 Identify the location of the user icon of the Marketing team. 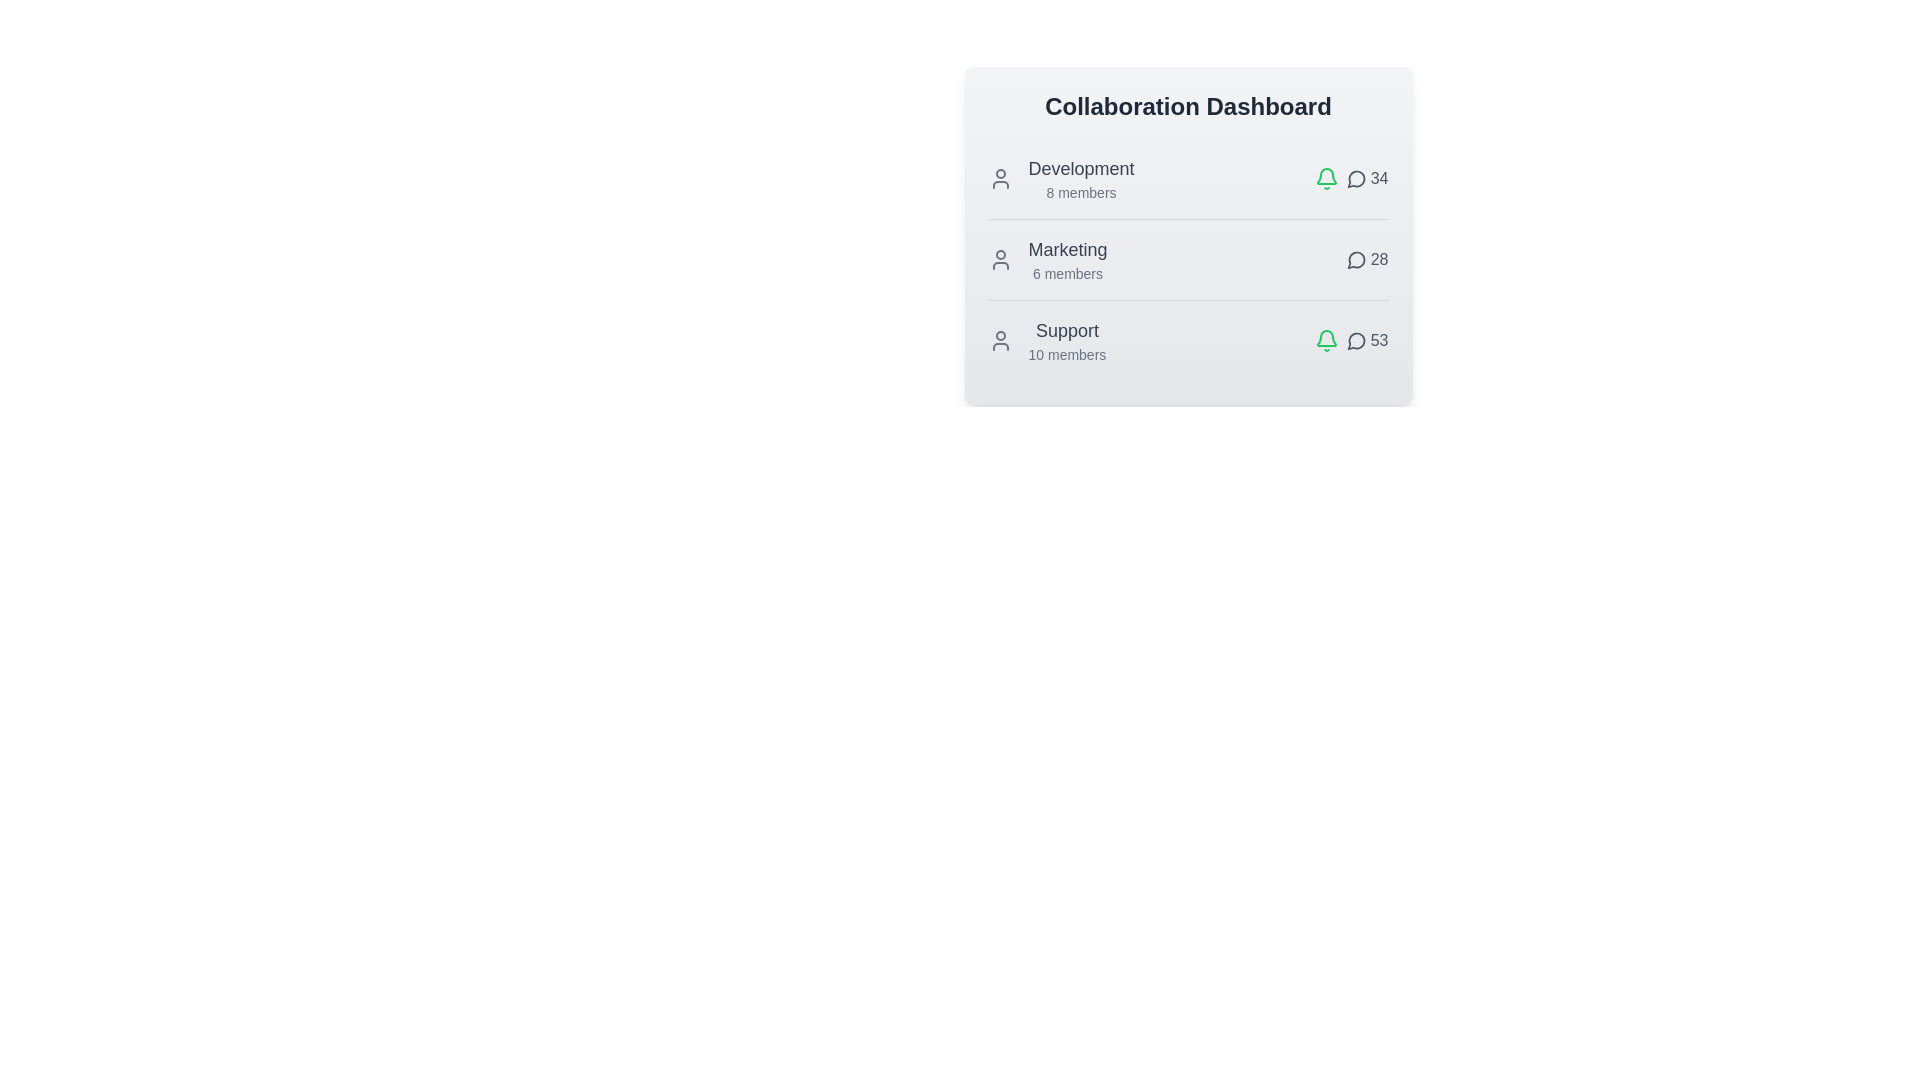
(1000, 258).